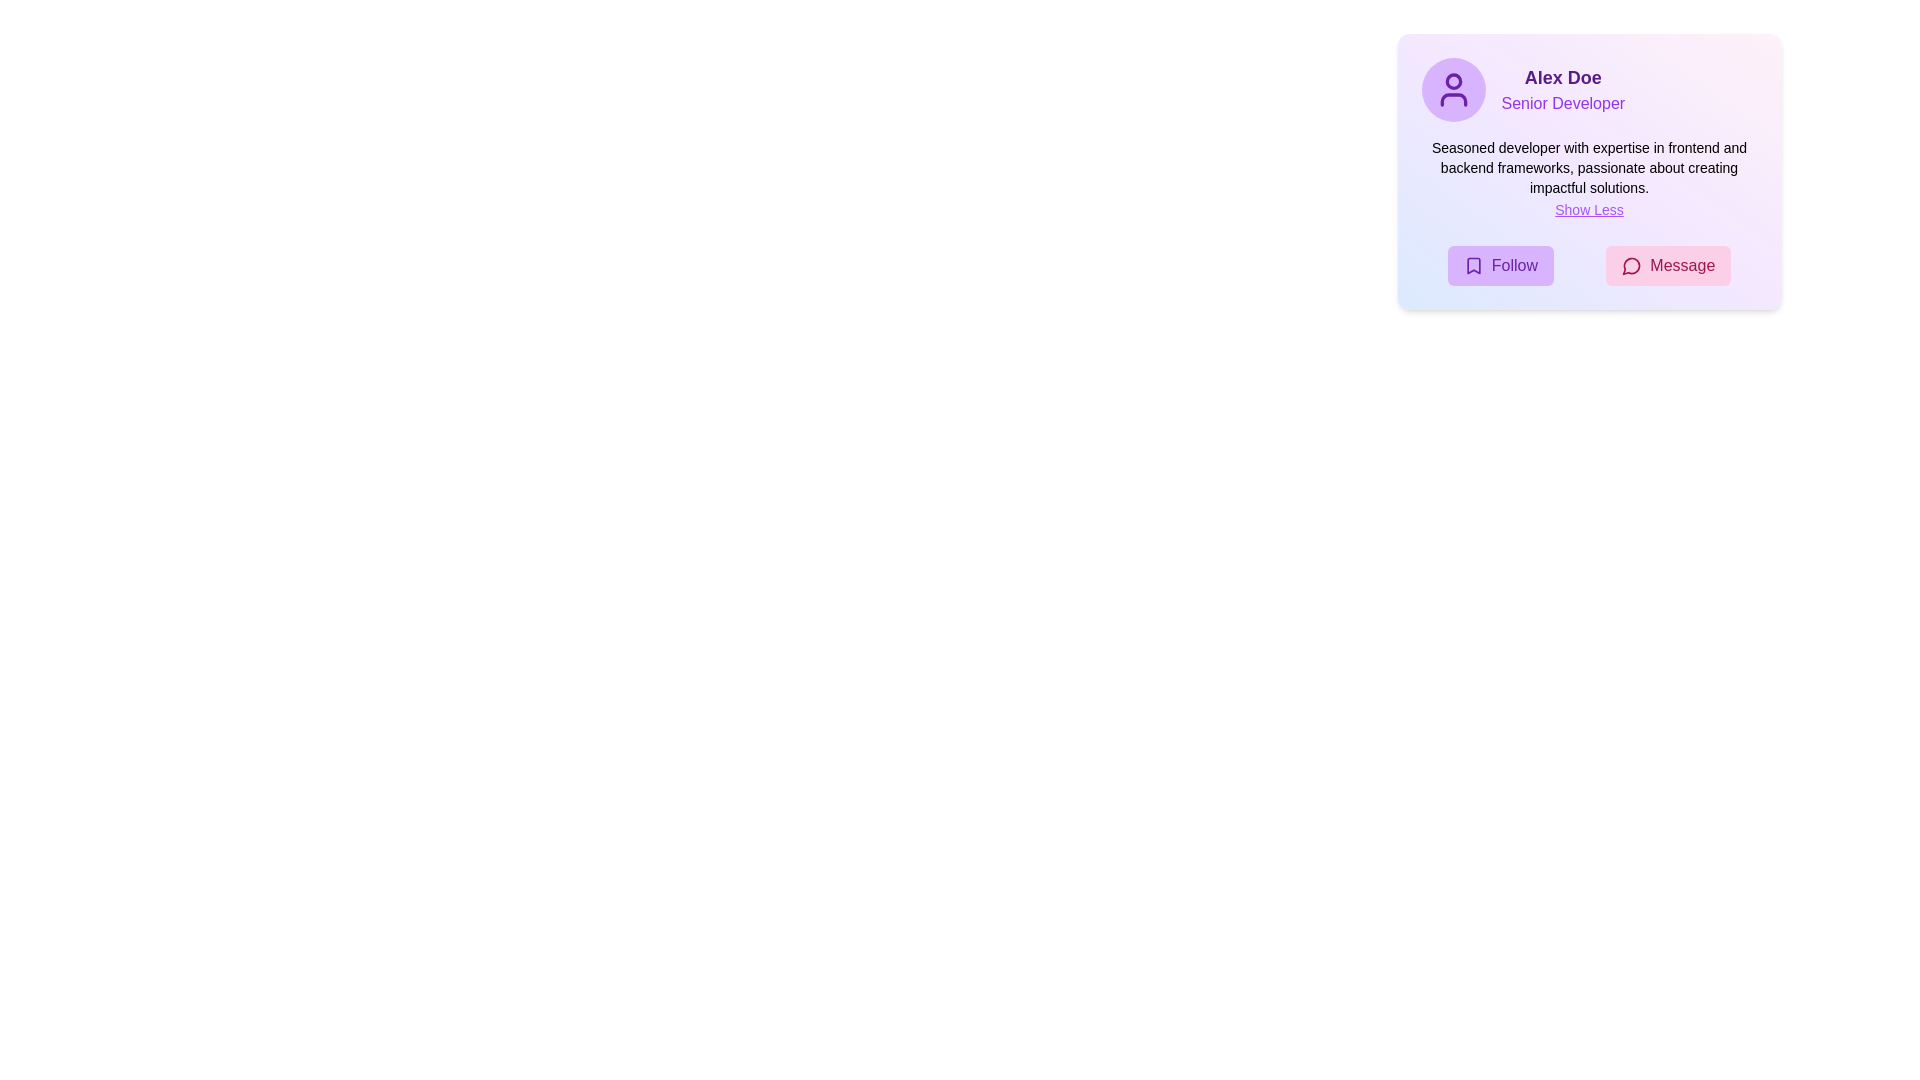 Image resolution: width=1920 pixels, height=1080 pixels. What do you see at coordinates (1453, 80) in the screenshot?
I see `the user's head graphic element in the profile icon located at the top-left corner of the user card` at bounding box center [1453, 80].